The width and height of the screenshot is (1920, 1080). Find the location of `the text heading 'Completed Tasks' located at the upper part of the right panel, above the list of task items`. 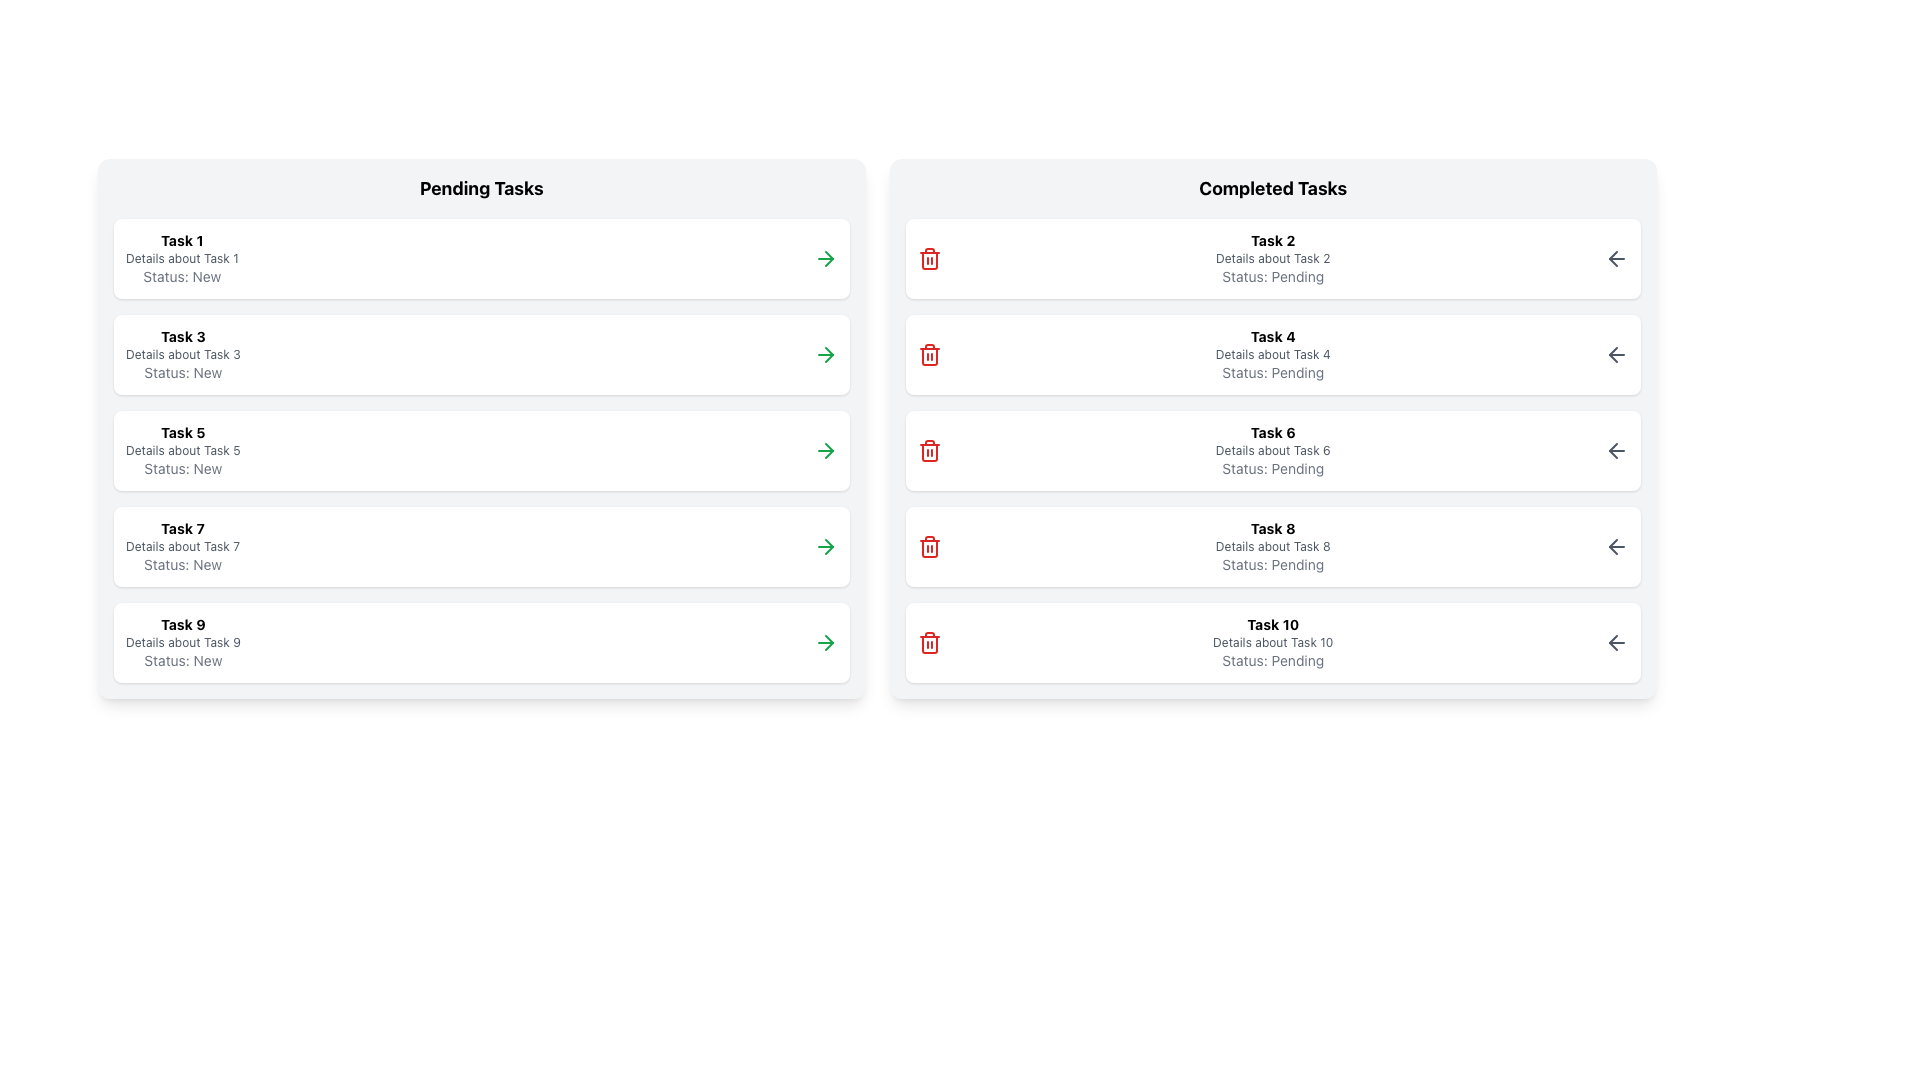

the text heading 'Completed Tasks' located at the upper part of the right panel, above the list of task items is located at coordinates (1272, 189).